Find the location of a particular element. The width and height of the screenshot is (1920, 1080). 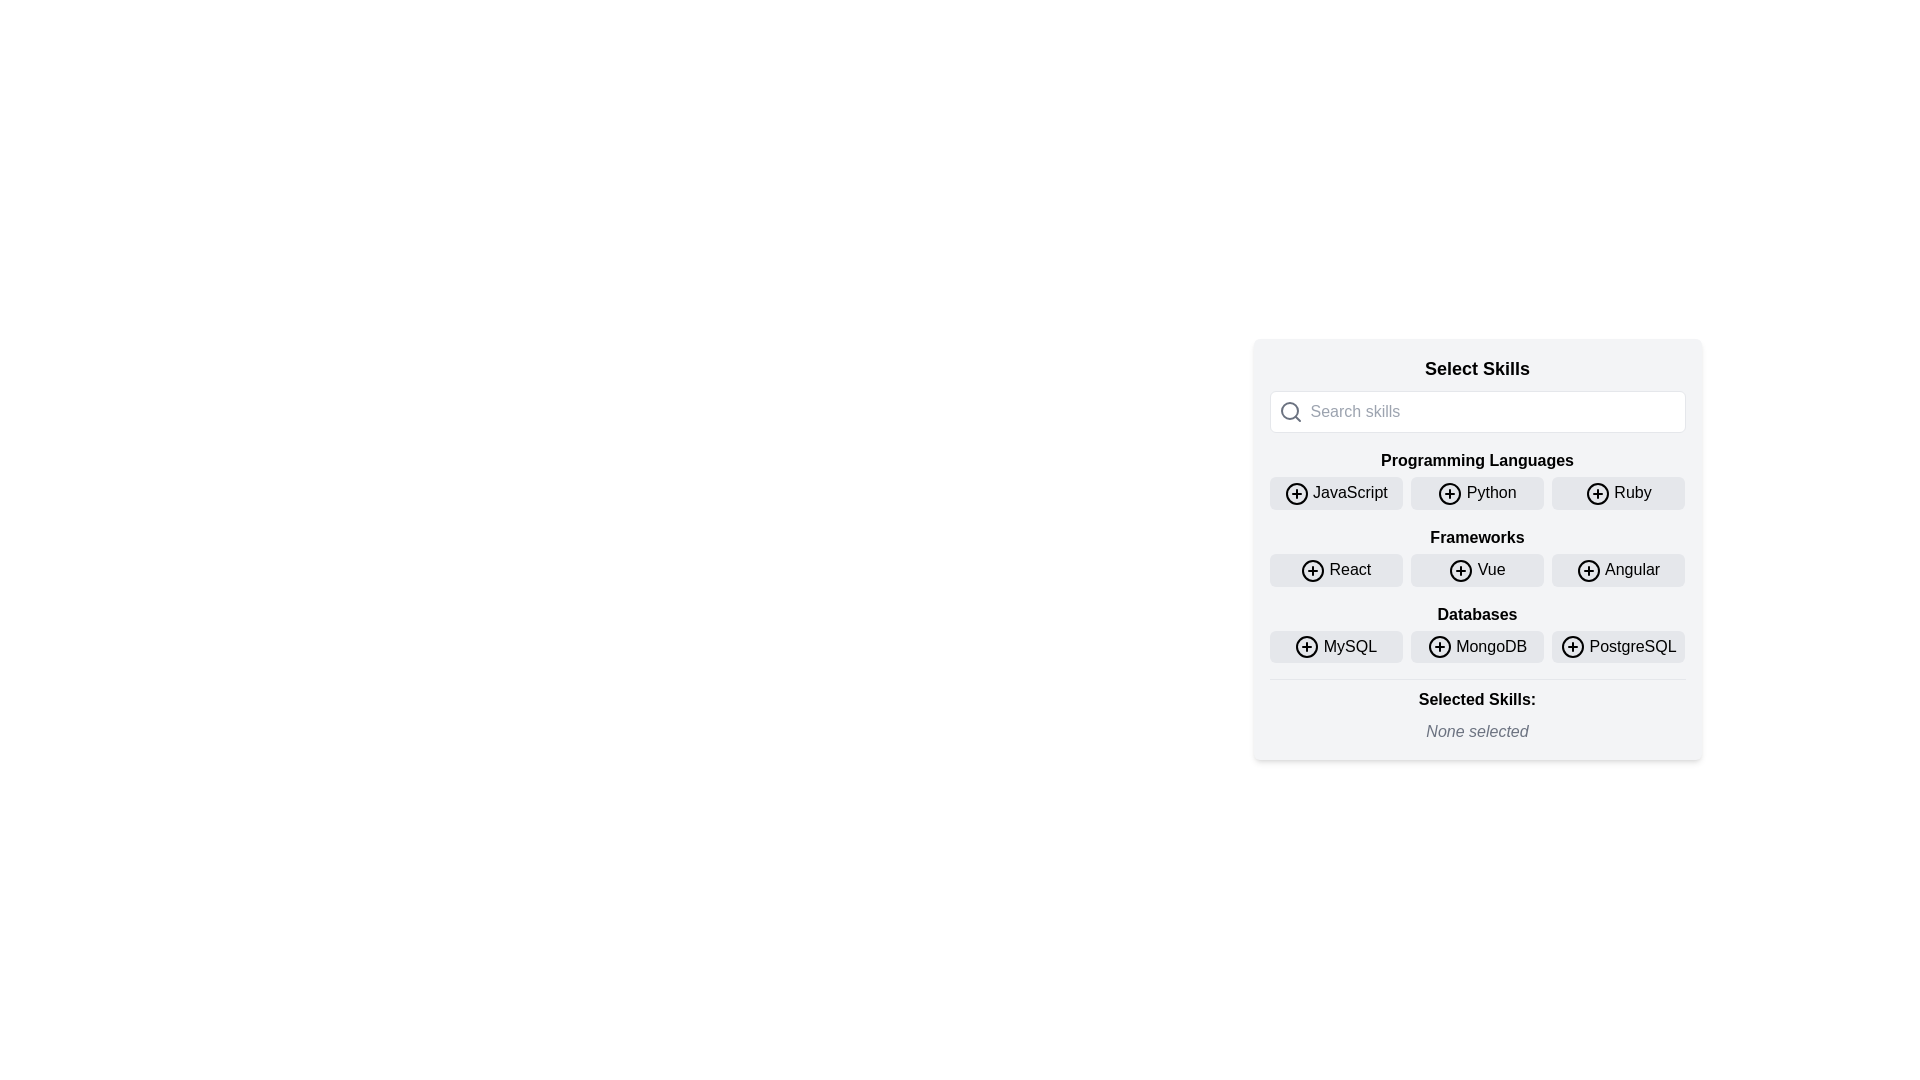

the 'MongoDB' button located in the skill selection section under the 'Databases' heading is located at coordinates (1477, 646).